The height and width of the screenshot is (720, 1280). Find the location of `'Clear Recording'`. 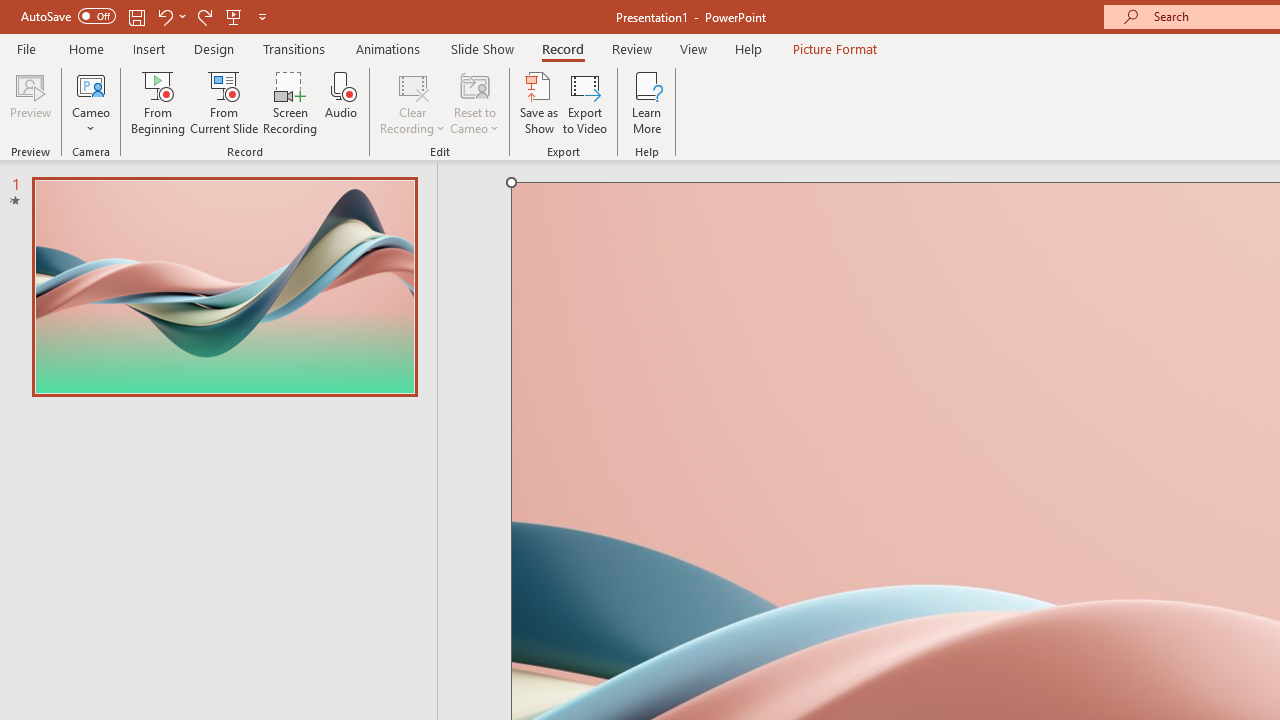

'Clear Recording' is located at coordinates (411, 103).